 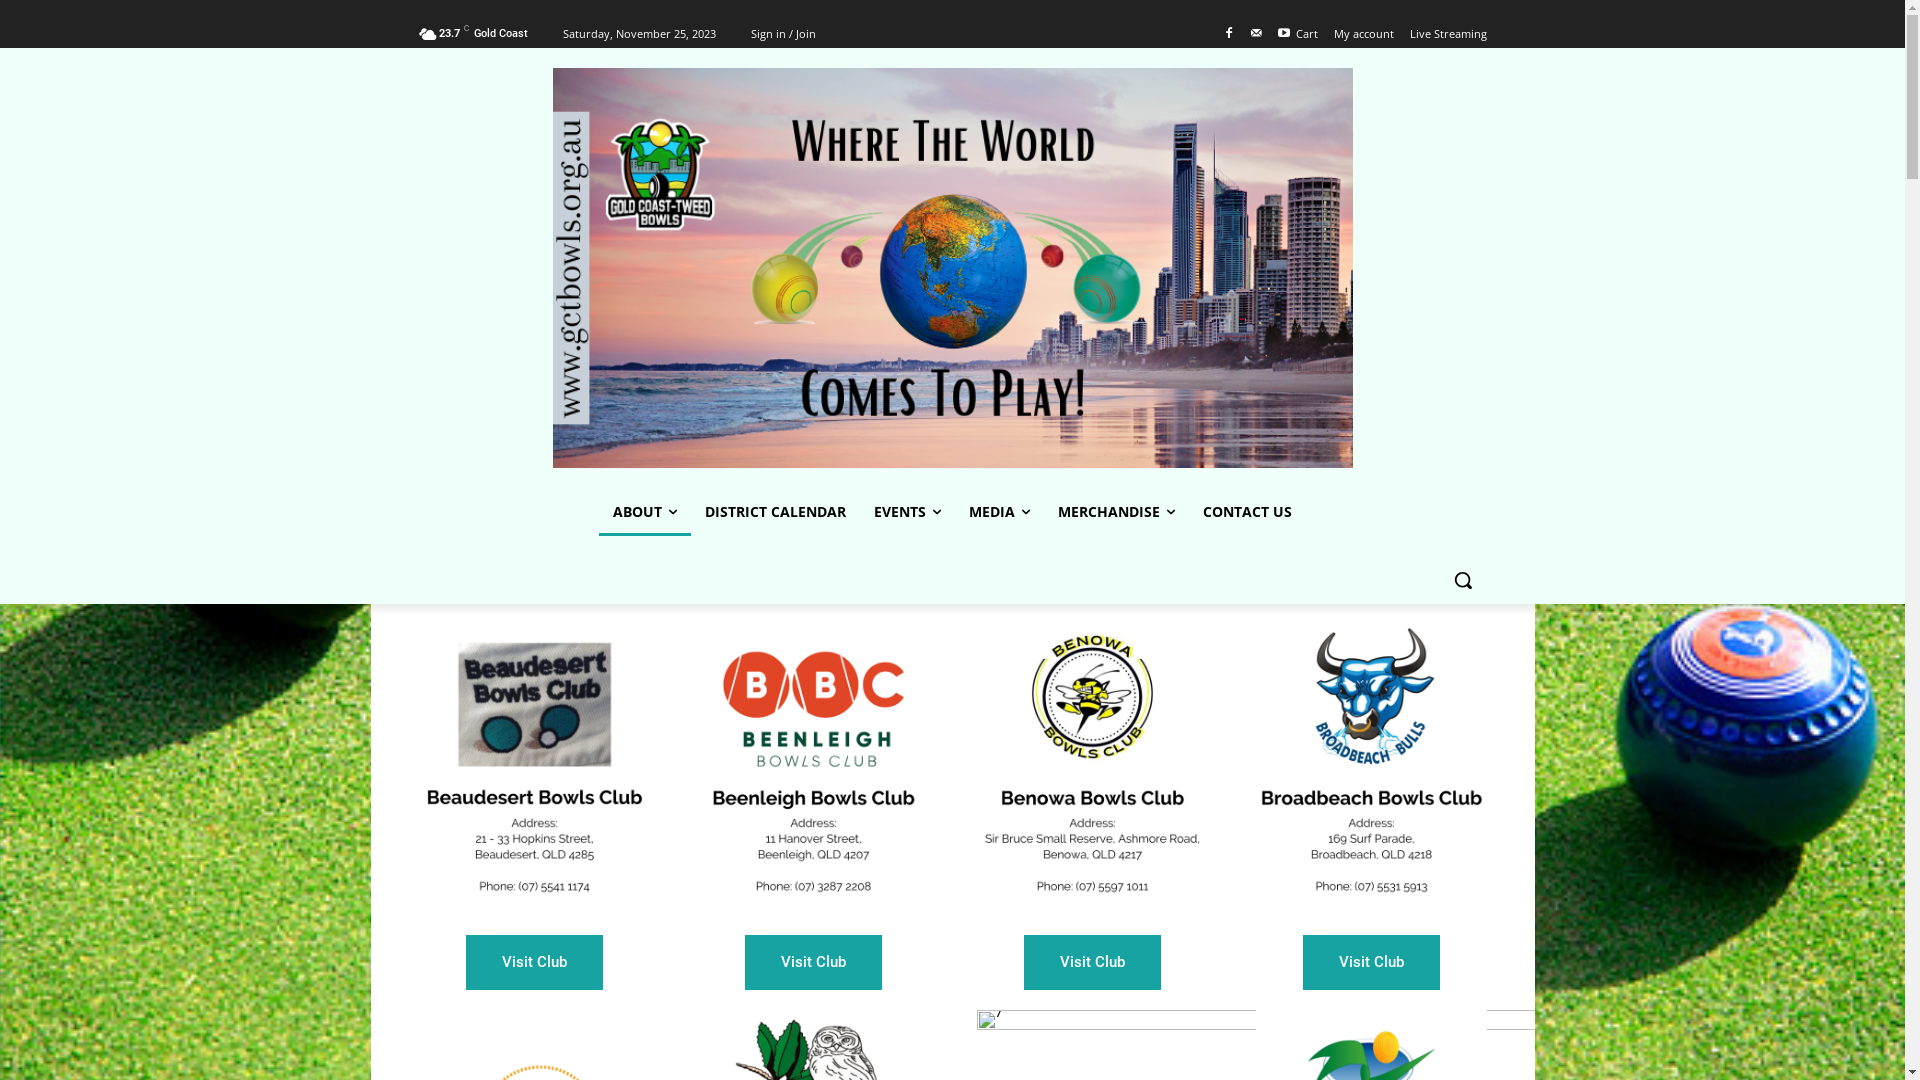 What do you see at coordinates (1091, 961) in the screenshot?
I see `'Visit Club'` at bounding box center [1091, 961].